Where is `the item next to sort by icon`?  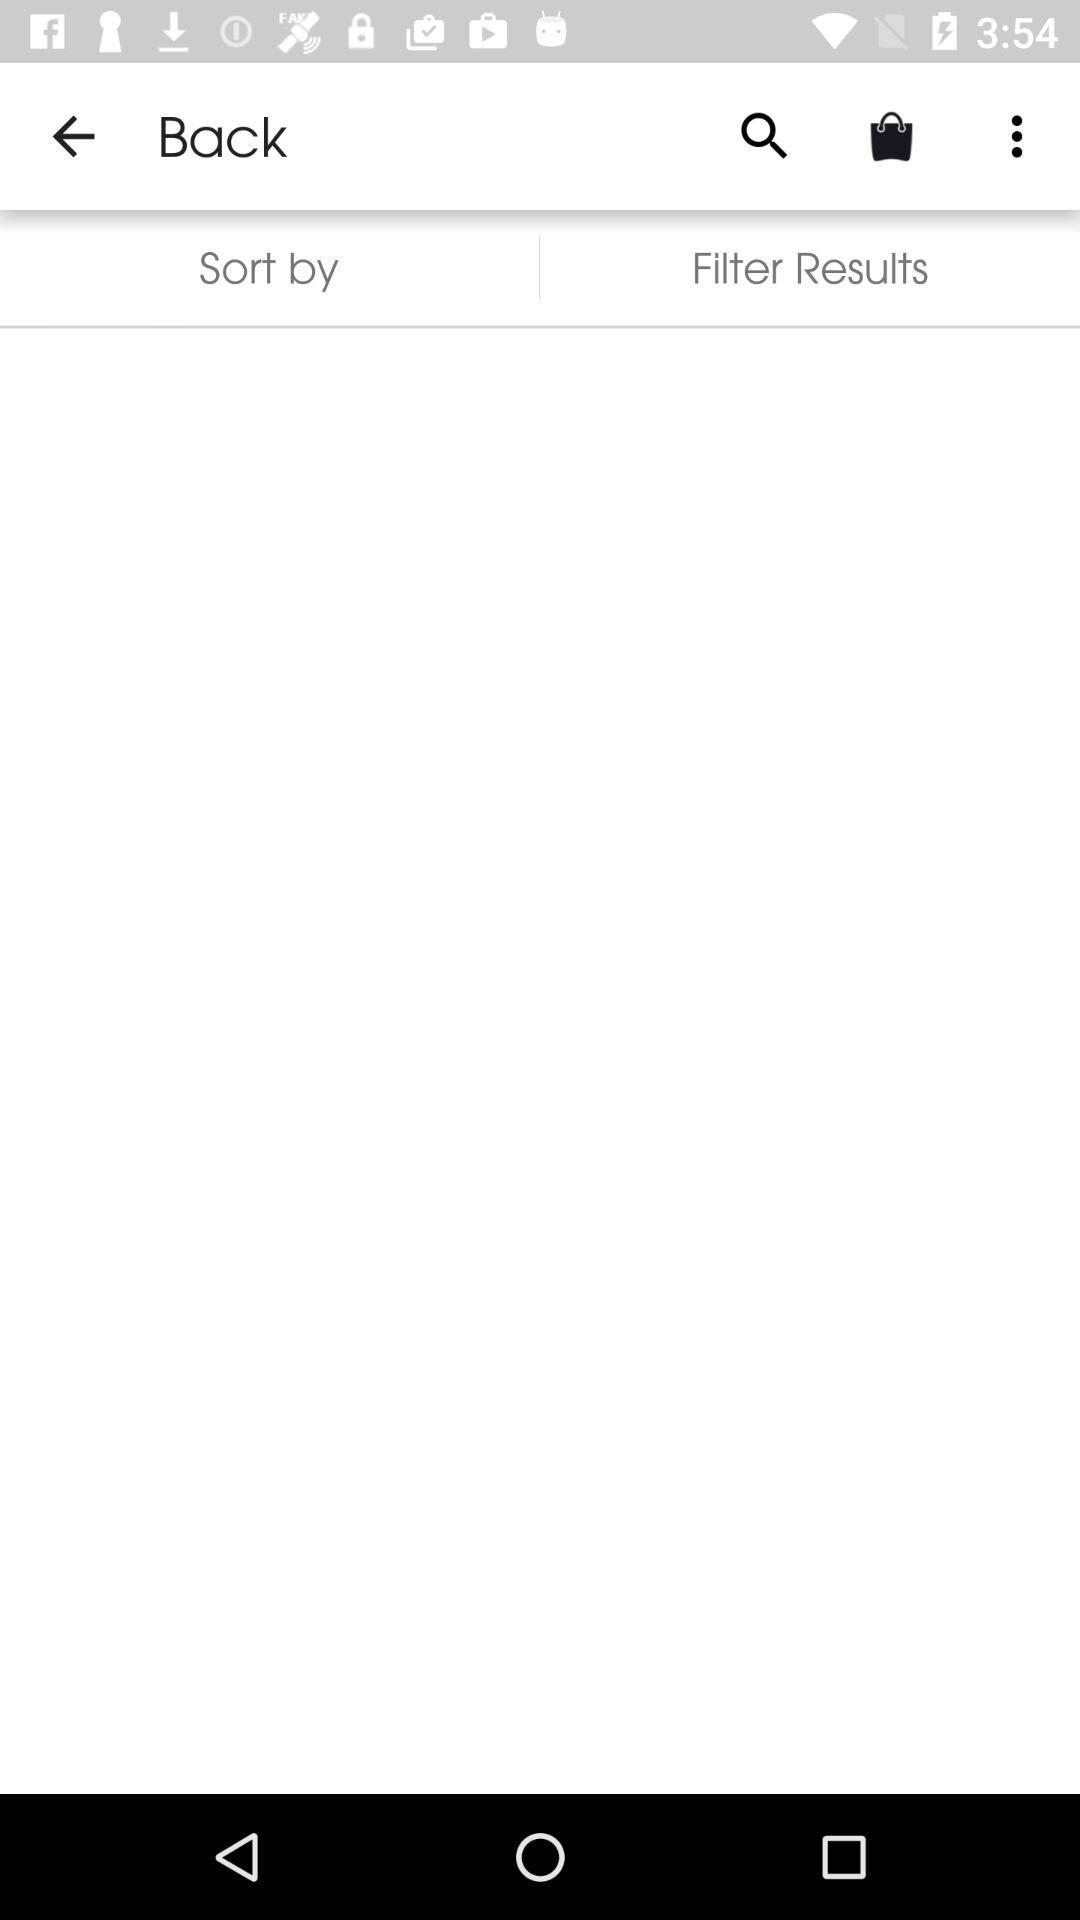 the item next to sort by icon is located at coordinates (810, 266).